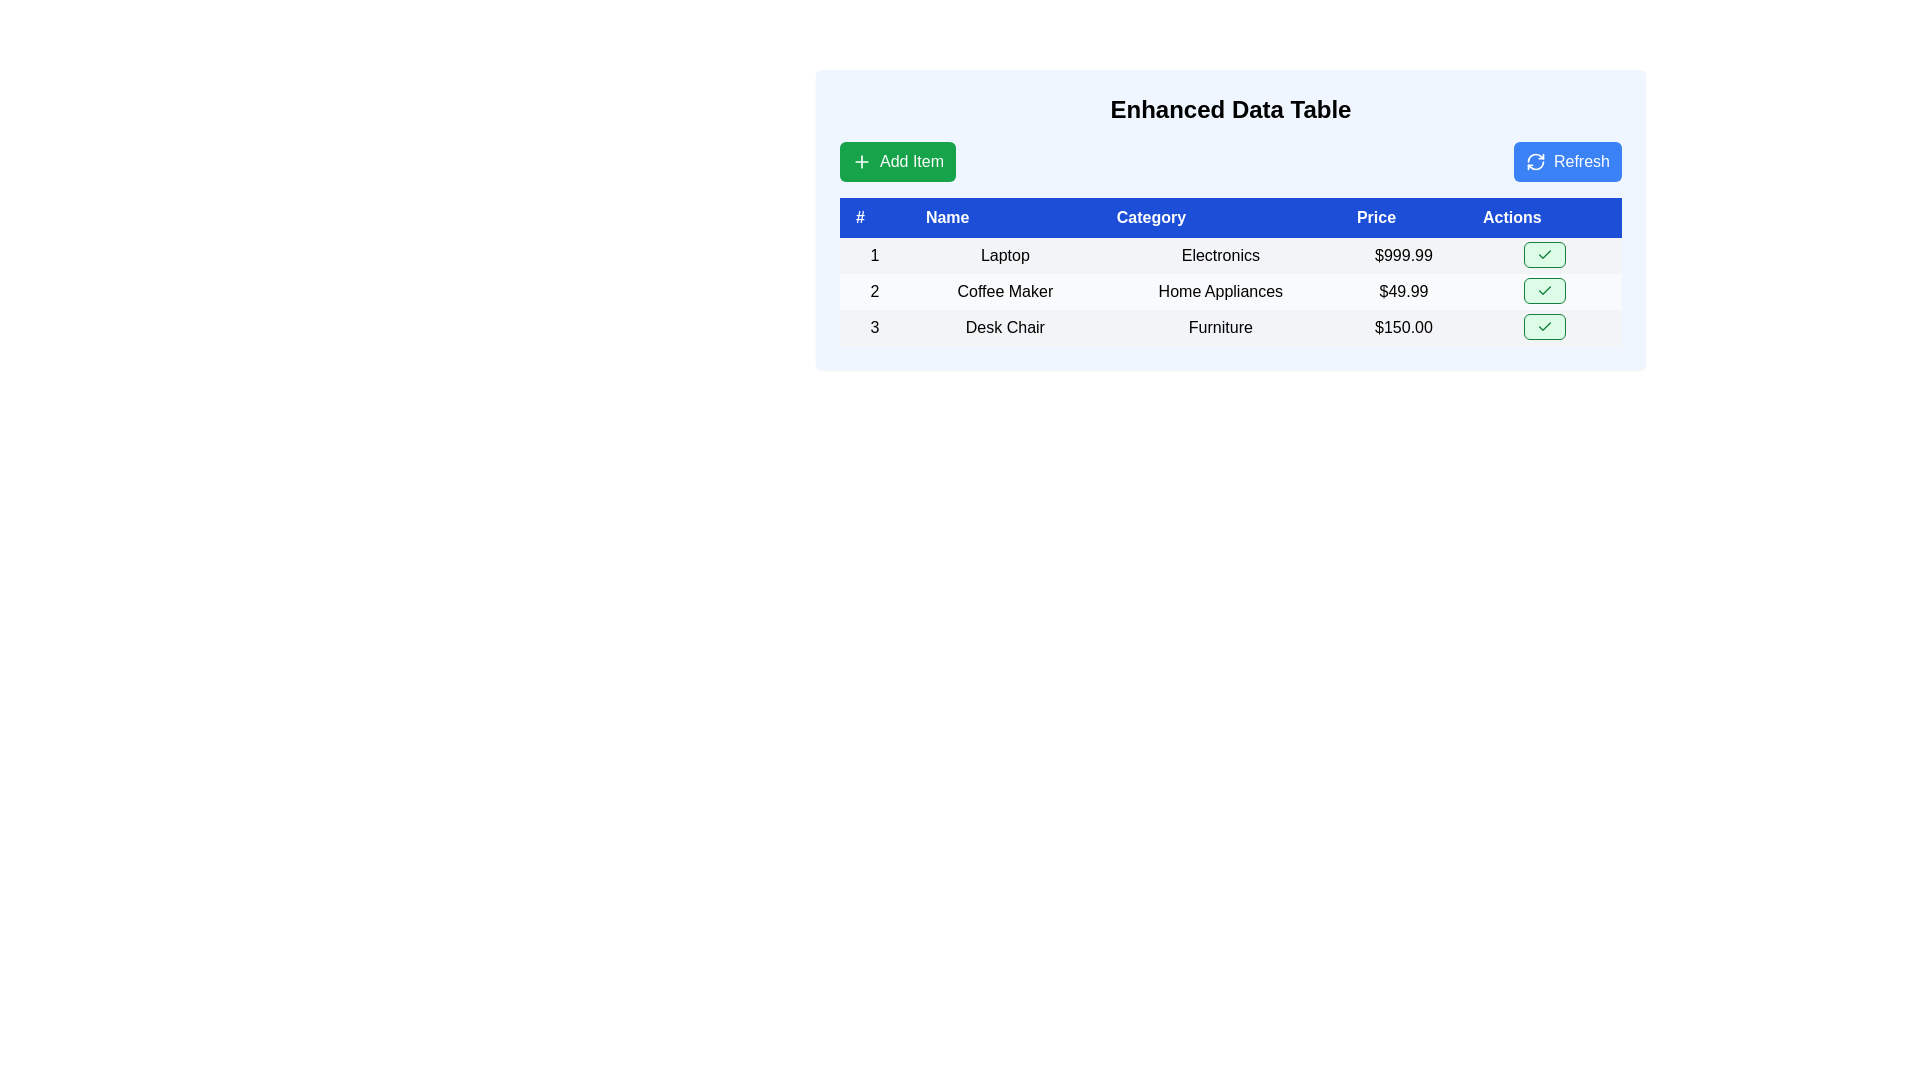 The width and height of the screenshot is (1920, 1080). I want to click on text label indicating the category 'Desk Chair' located in the third row of the table under the 'Category' column, so click(1219, 326).